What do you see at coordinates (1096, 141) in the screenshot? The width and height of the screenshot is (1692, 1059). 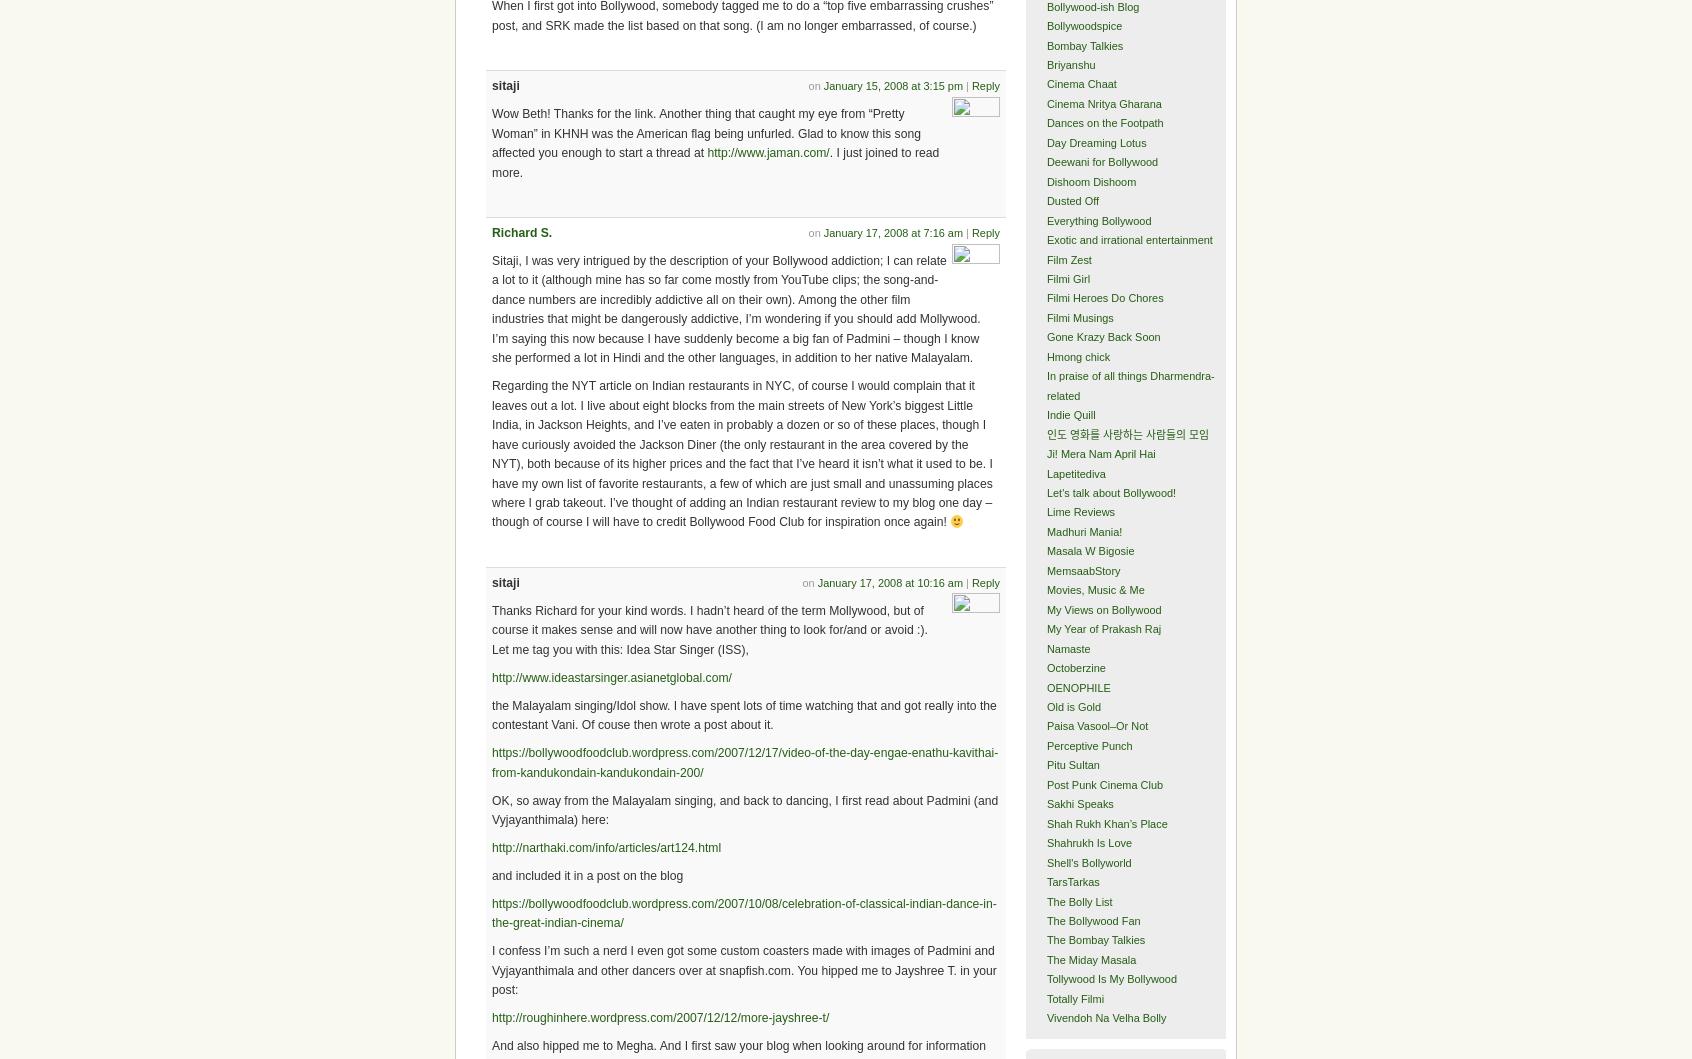 I see `'Day Dreaming Lotus'` at bounding box center [1096, 141].